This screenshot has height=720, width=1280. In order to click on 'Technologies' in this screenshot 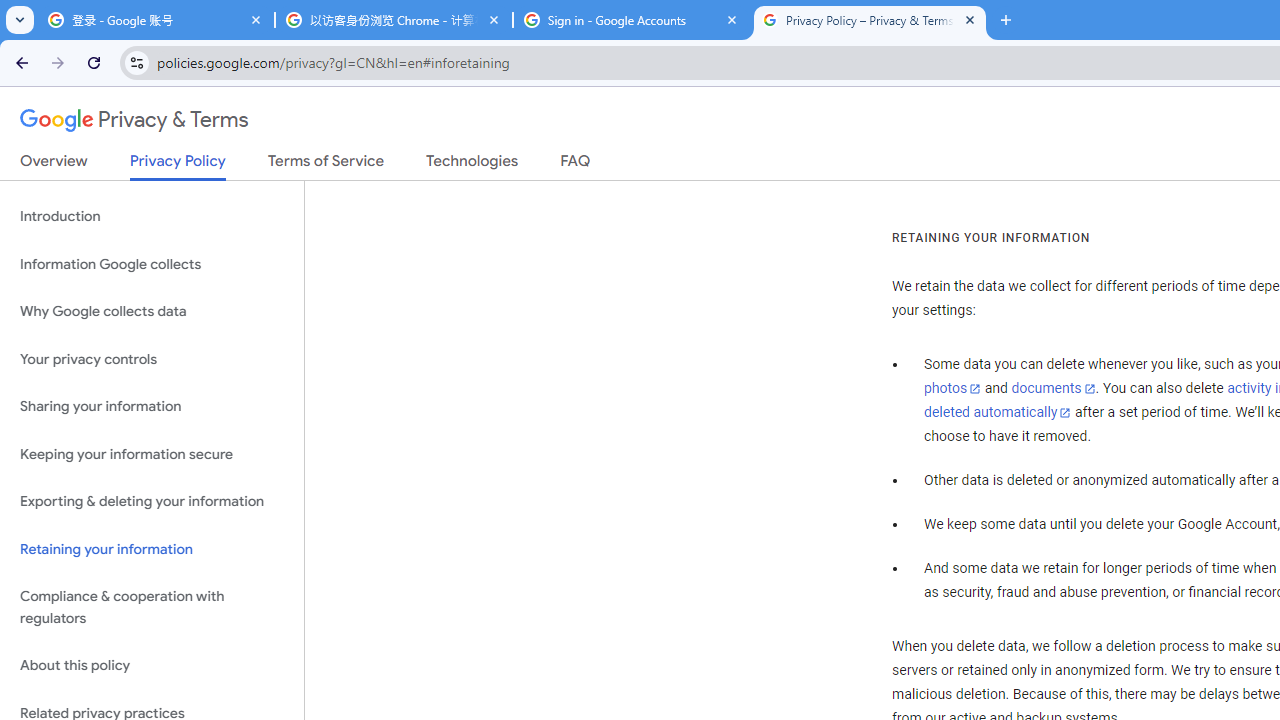, I will do `click(471, 164)`.